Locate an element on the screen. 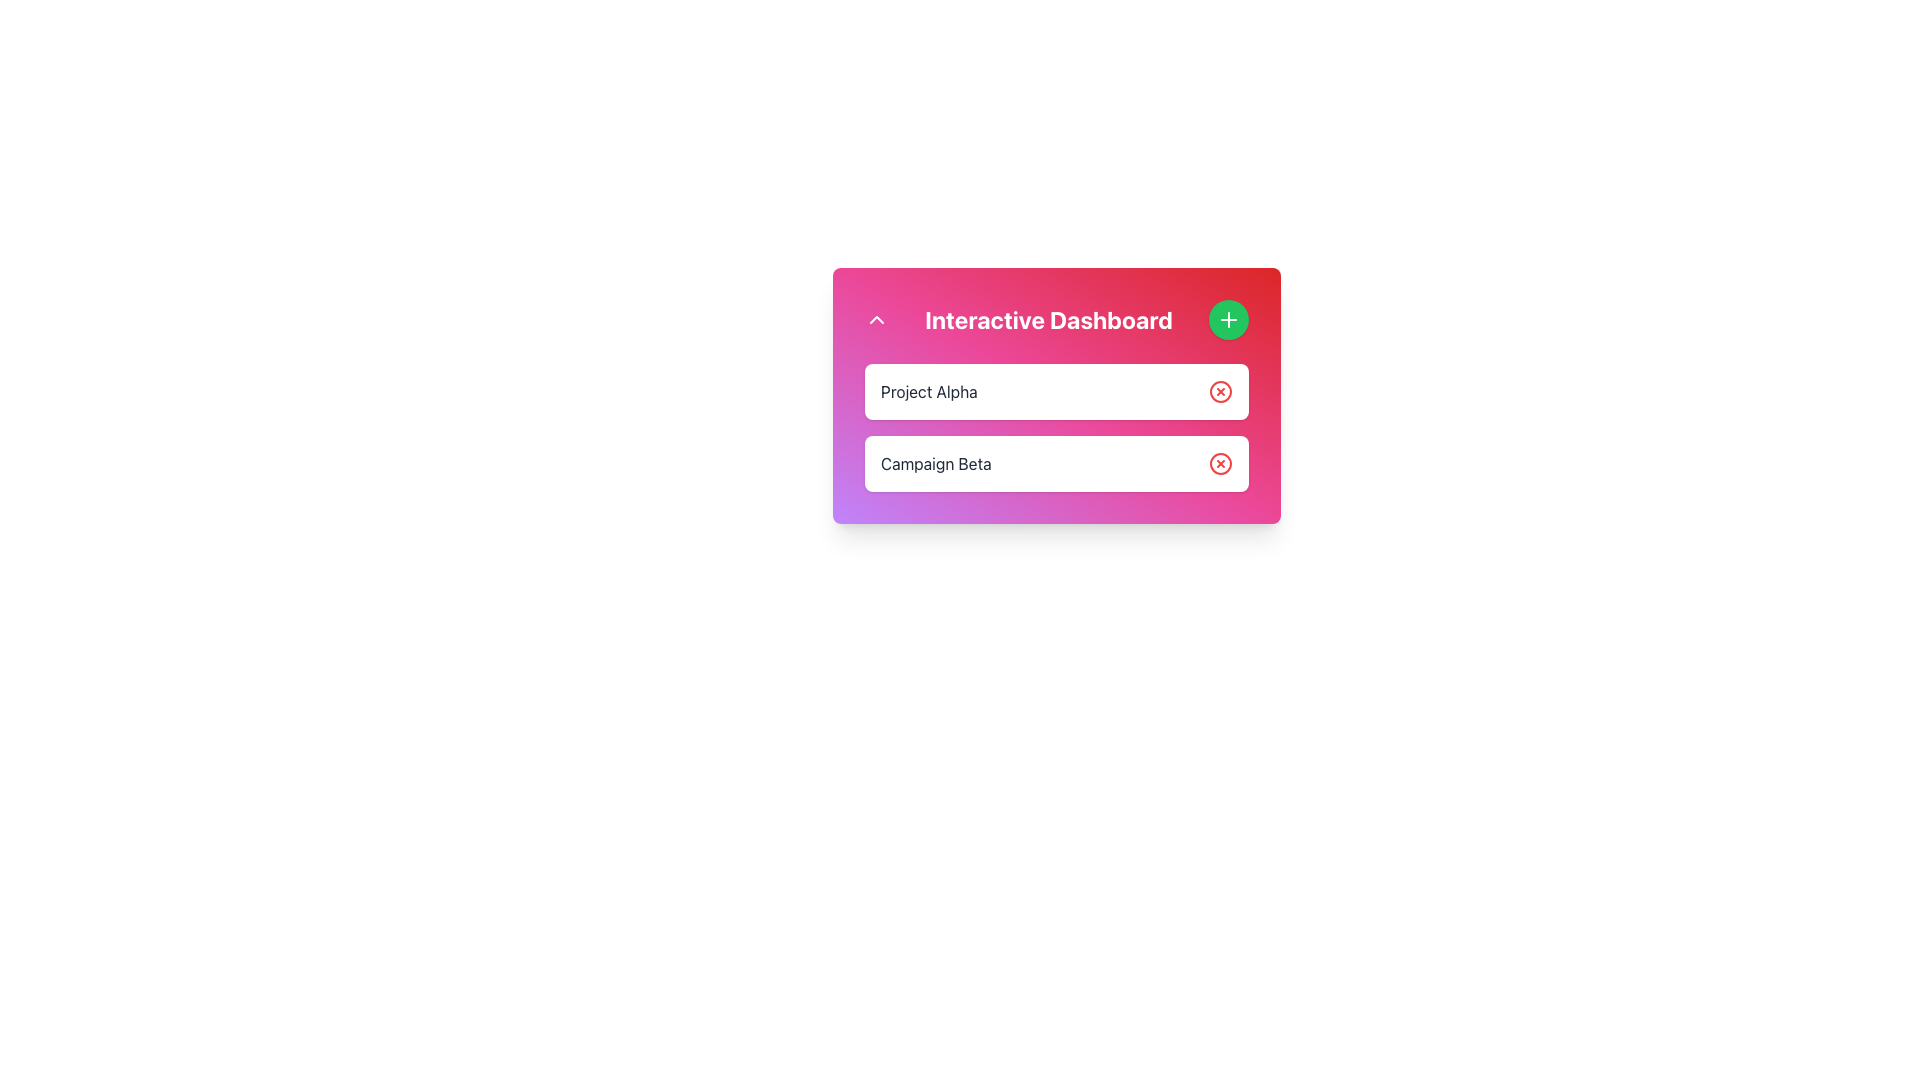  the delete icon button located to the far-right of the 'Campaign Beta' section is located at coordinates (1219, 463).